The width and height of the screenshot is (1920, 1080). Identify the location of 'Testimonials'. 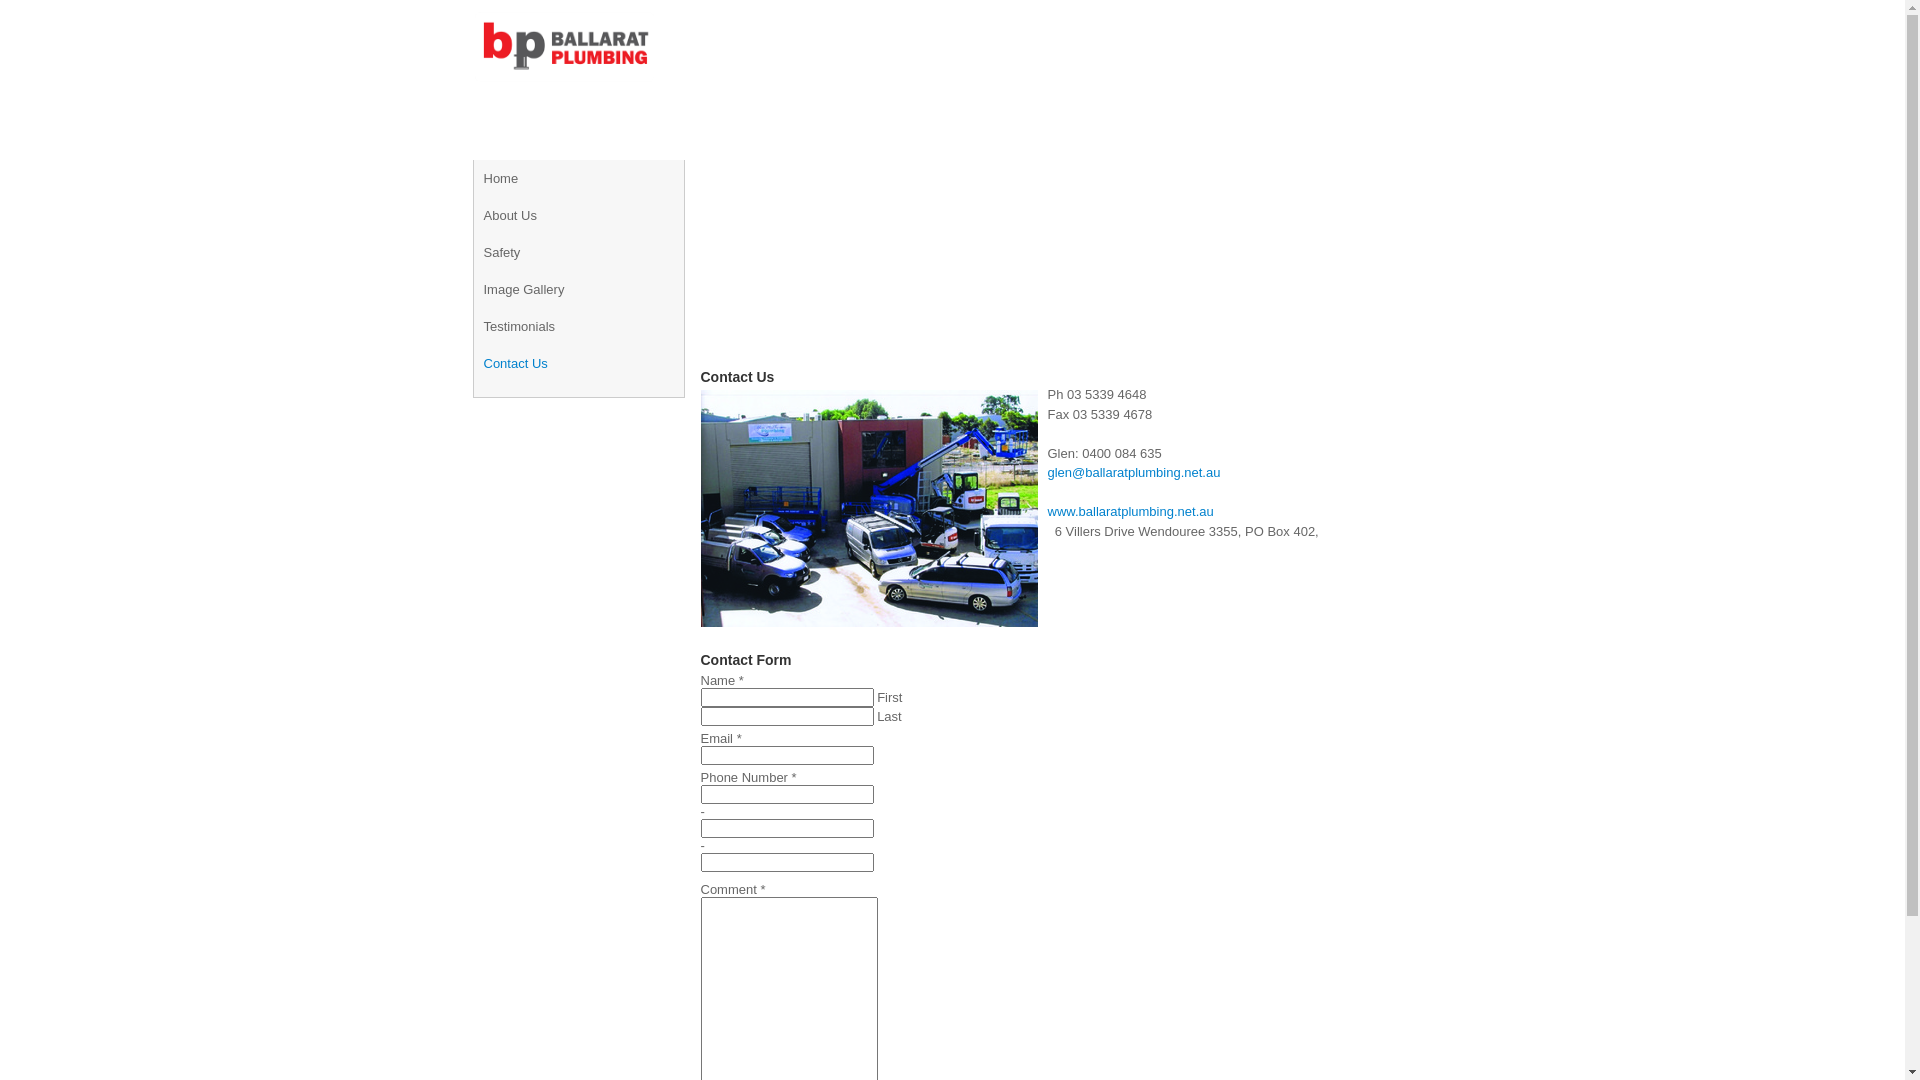
(484, 325).